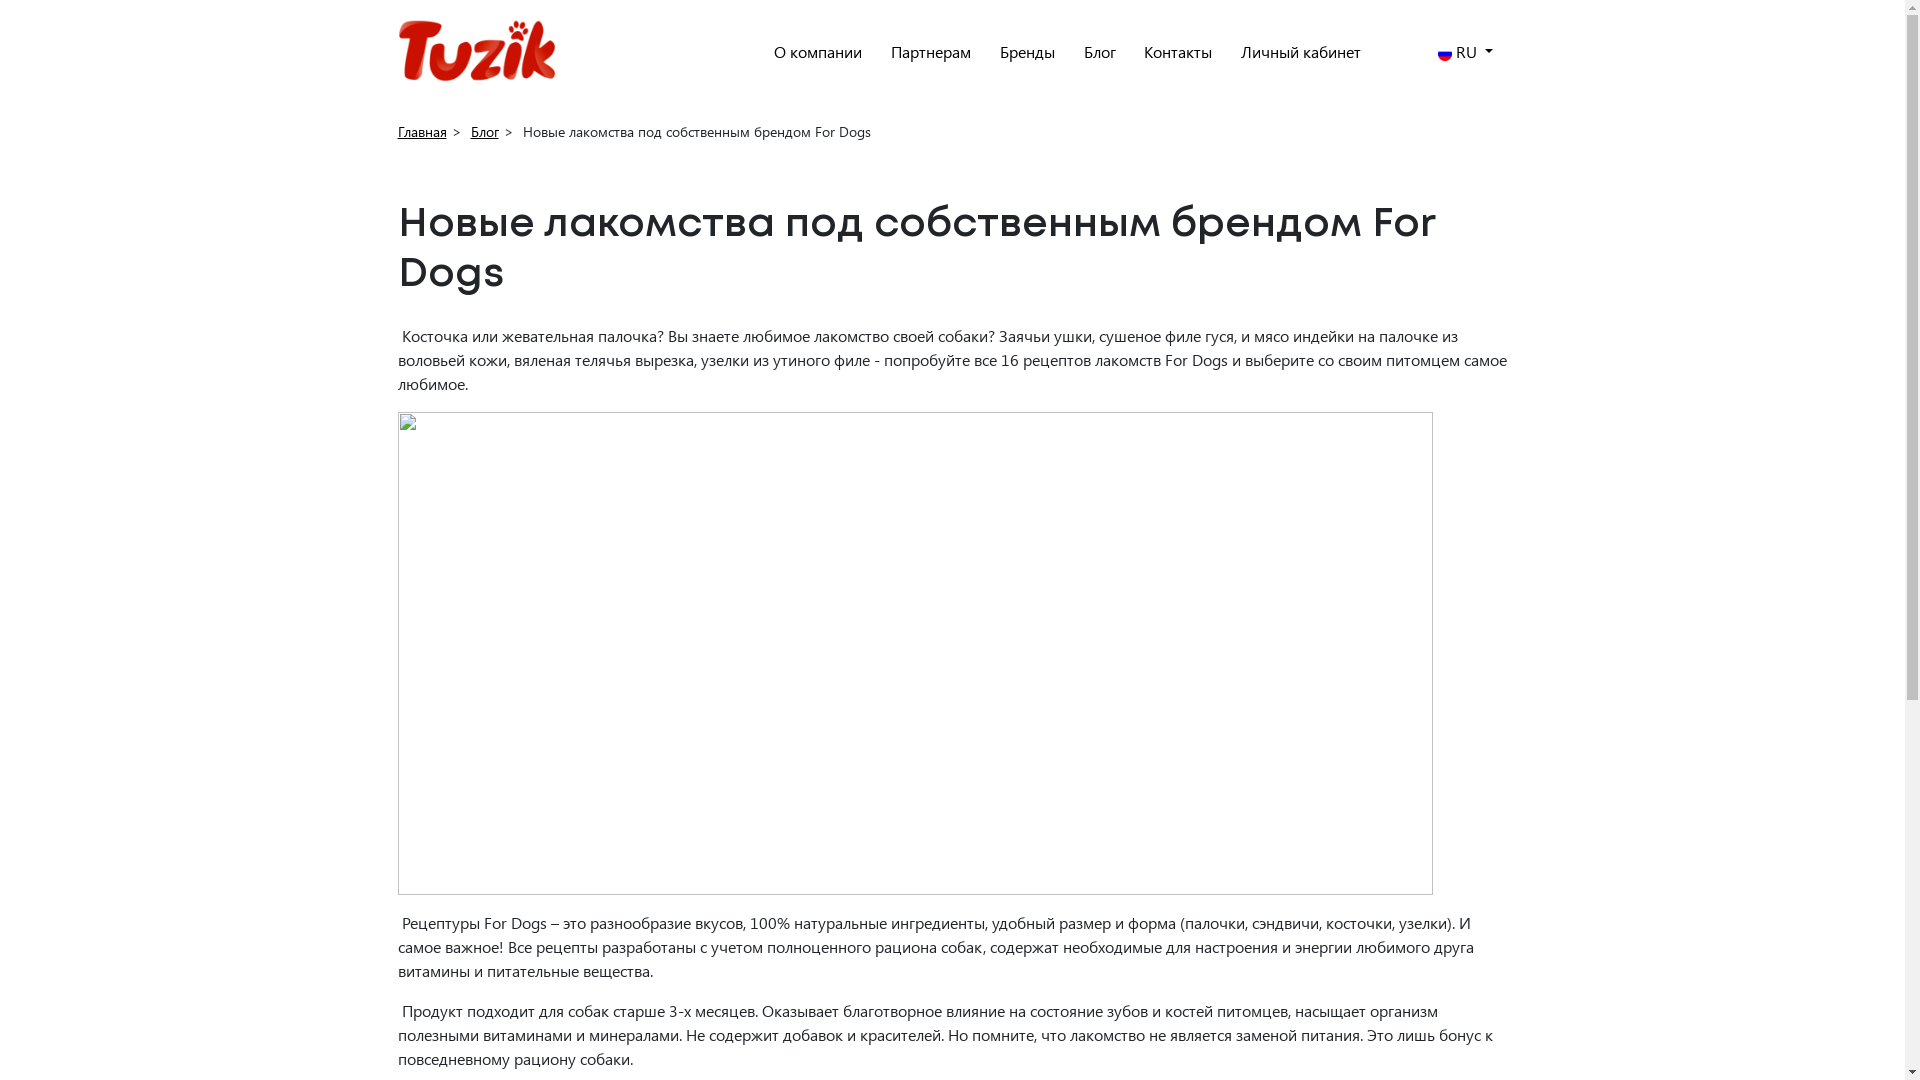 The height and width of the screenshot is (1080, 1920). I want to click on 'RU', so click(1465, 50).